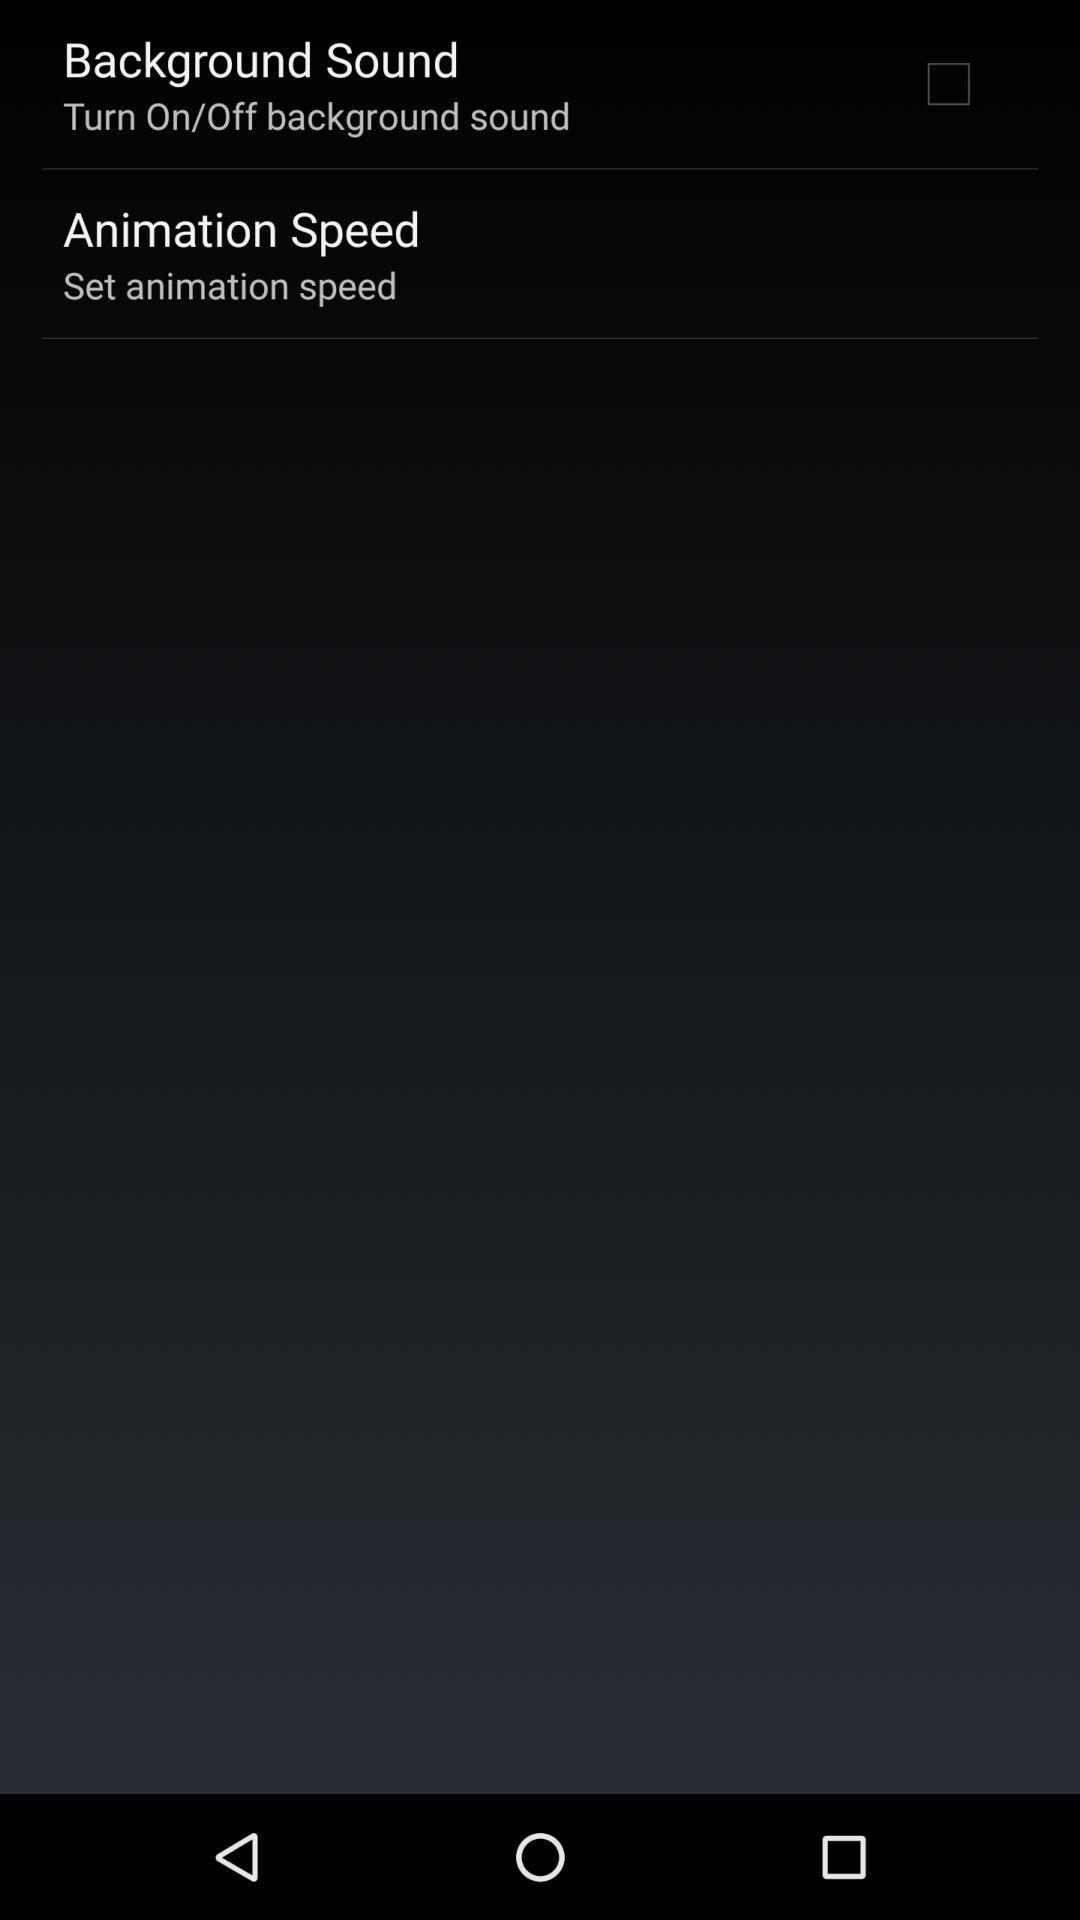 The image size is (1080, 1920). I want to click on the item above the animation speed, so click(315, 114).